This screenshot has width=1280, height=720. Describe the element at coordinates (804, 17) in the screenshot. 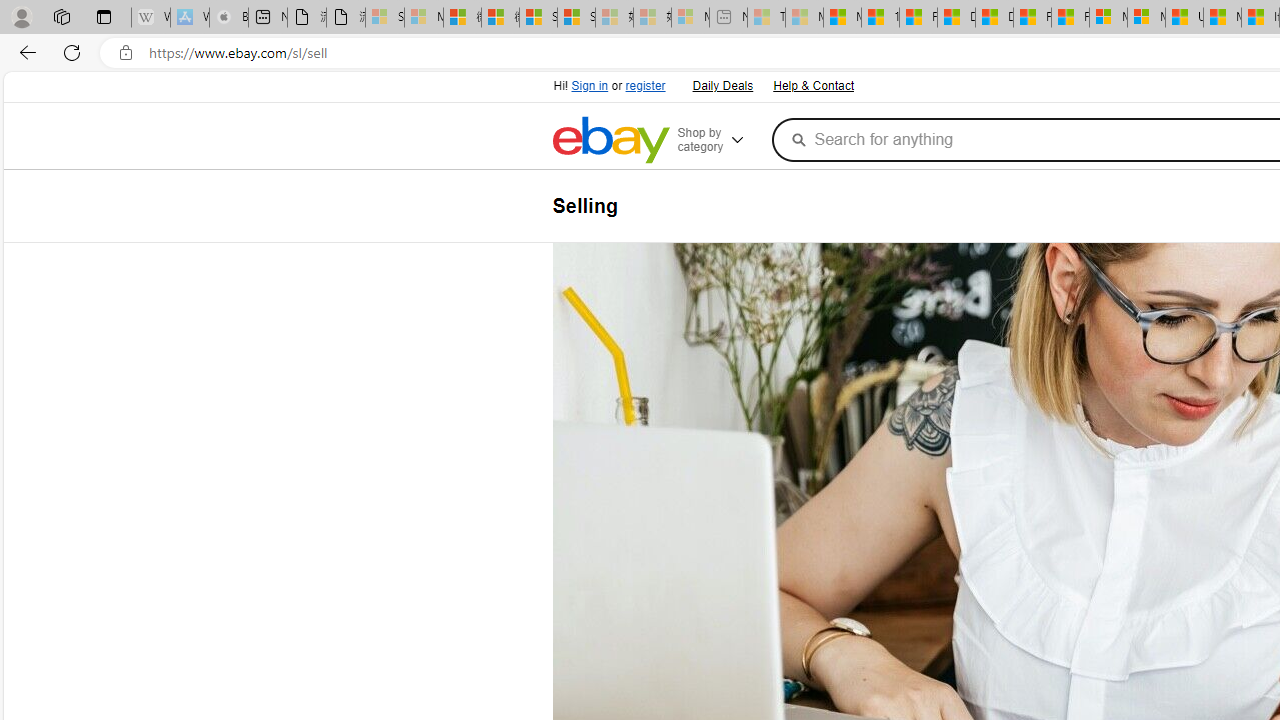

I see `'Marine life - MSN - Sleeping'` at that location.